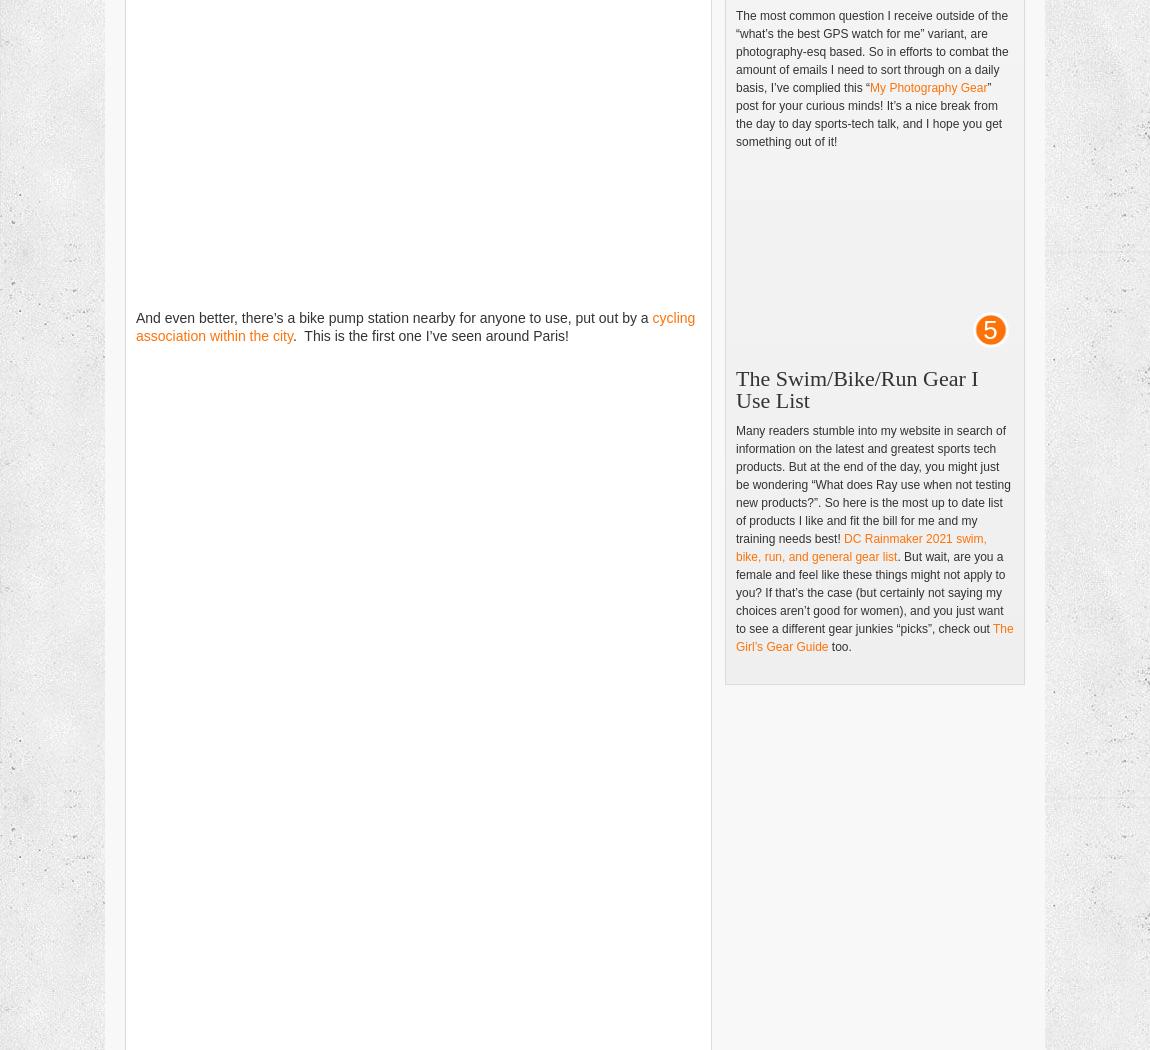  What do you see at coordinates (855, 389) in the screenshot?
I see `'The Swim/Bike/Run Gear I Use List'` at bounding box center [855, 389].